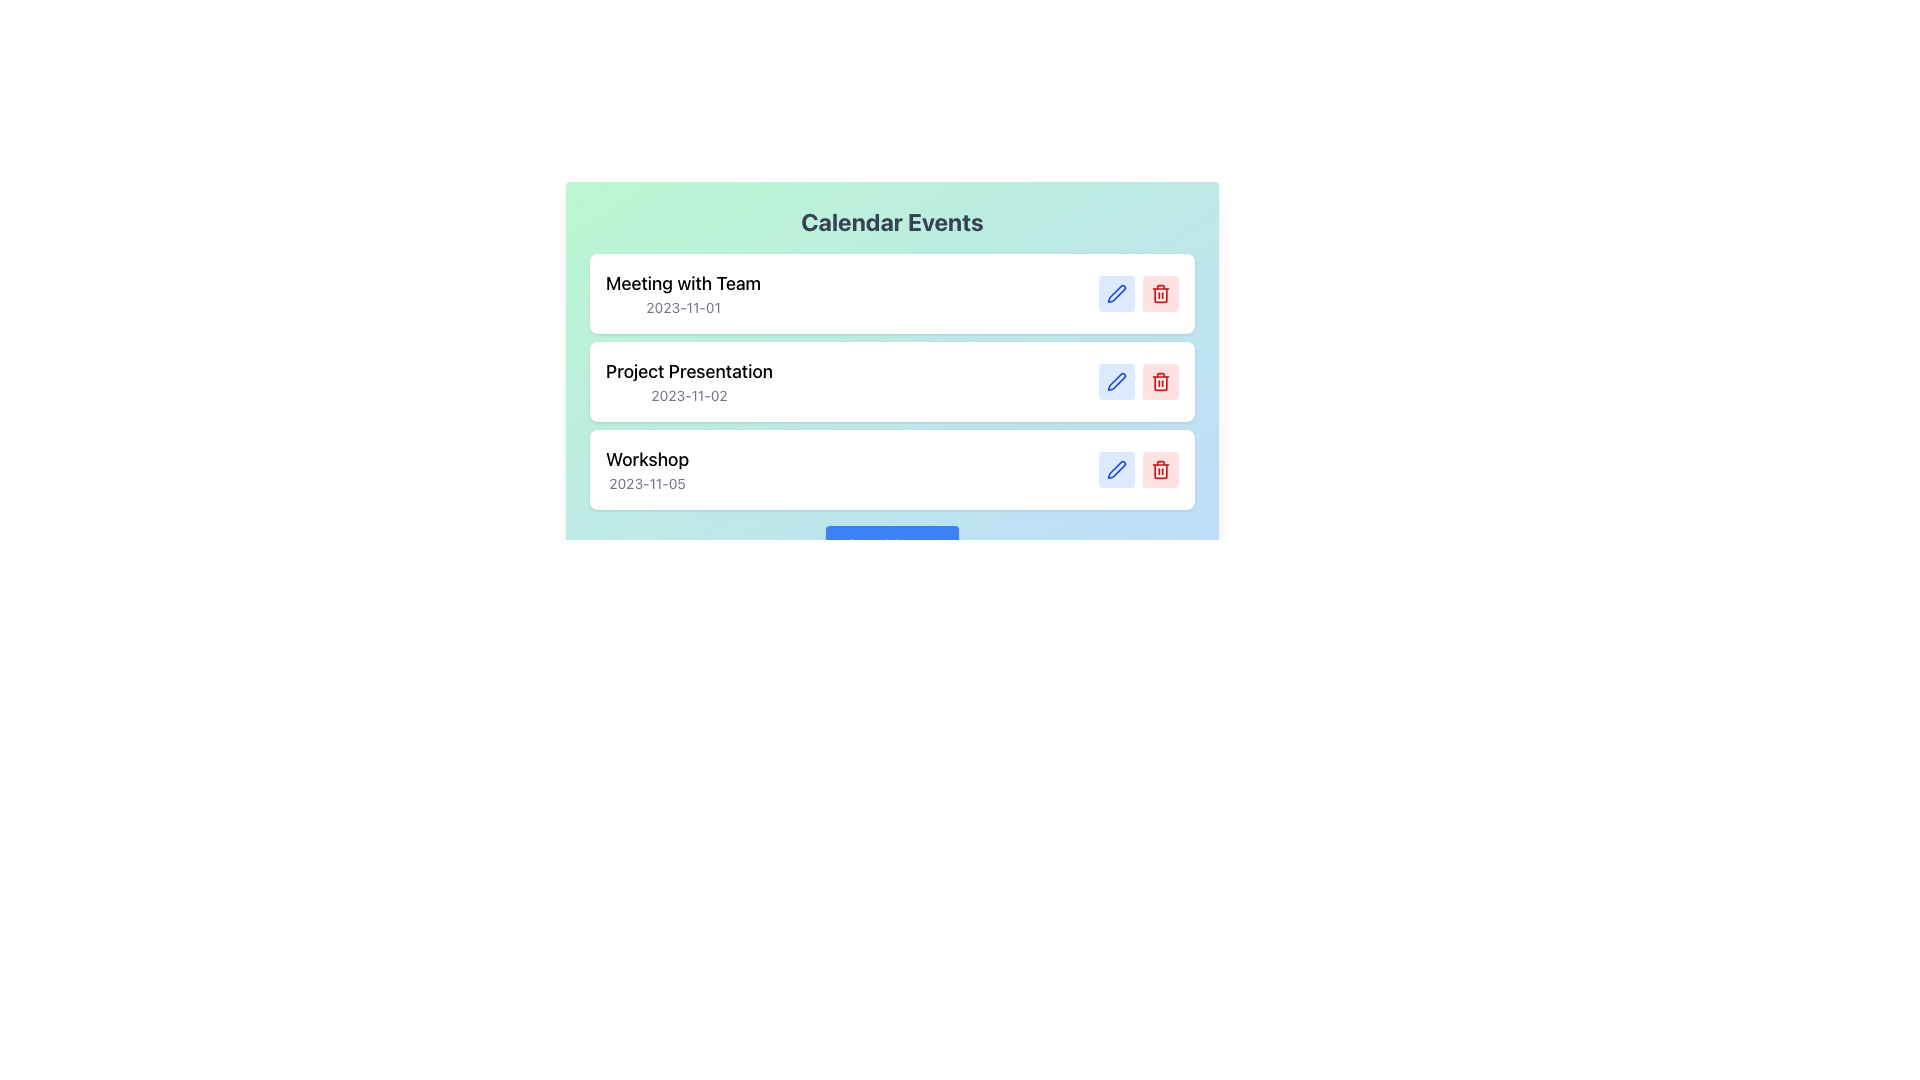  Describe the element at coordinates (683, 284) in the screenshot. I see `the text block reading 'Meeting with Team'` at that location.